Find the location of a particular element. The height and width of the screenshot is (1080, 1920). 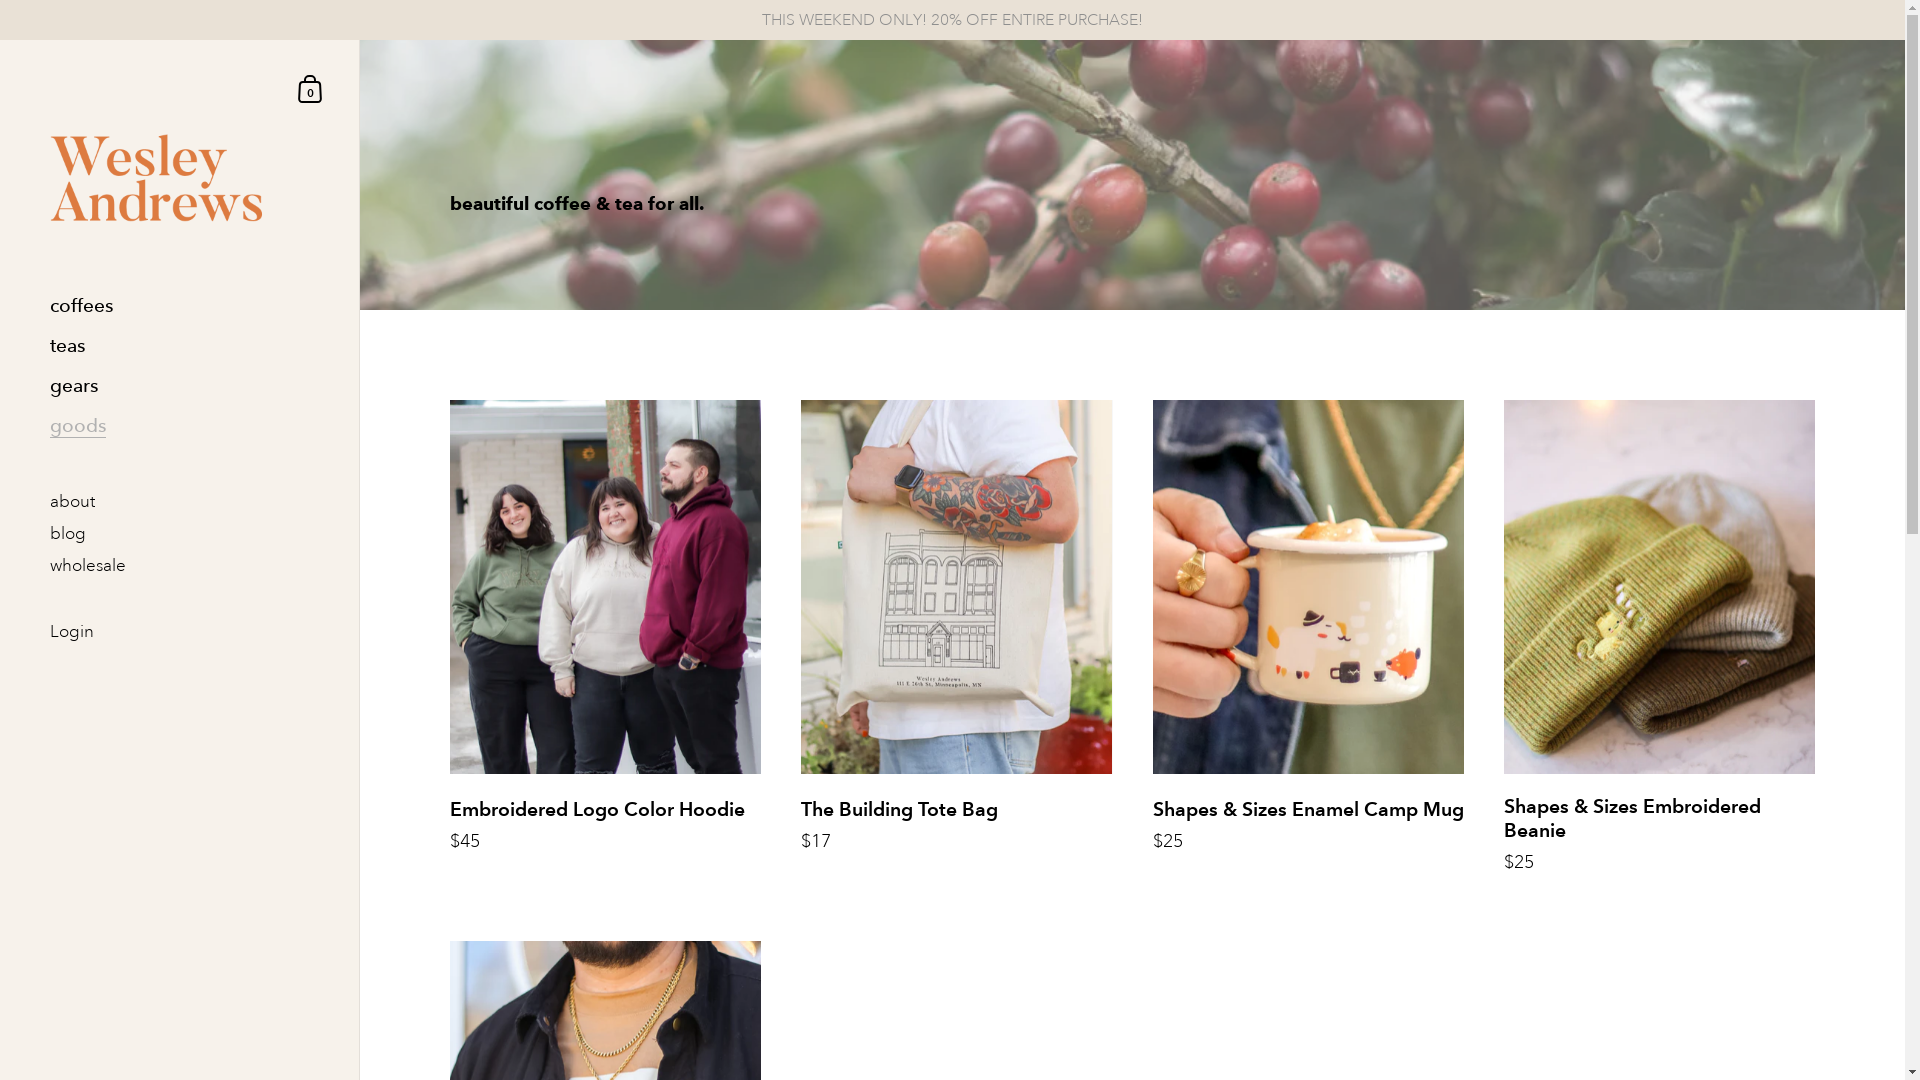

'Shapes & Sizes Embroidered Beanie is located at coordinates (1659, 650).